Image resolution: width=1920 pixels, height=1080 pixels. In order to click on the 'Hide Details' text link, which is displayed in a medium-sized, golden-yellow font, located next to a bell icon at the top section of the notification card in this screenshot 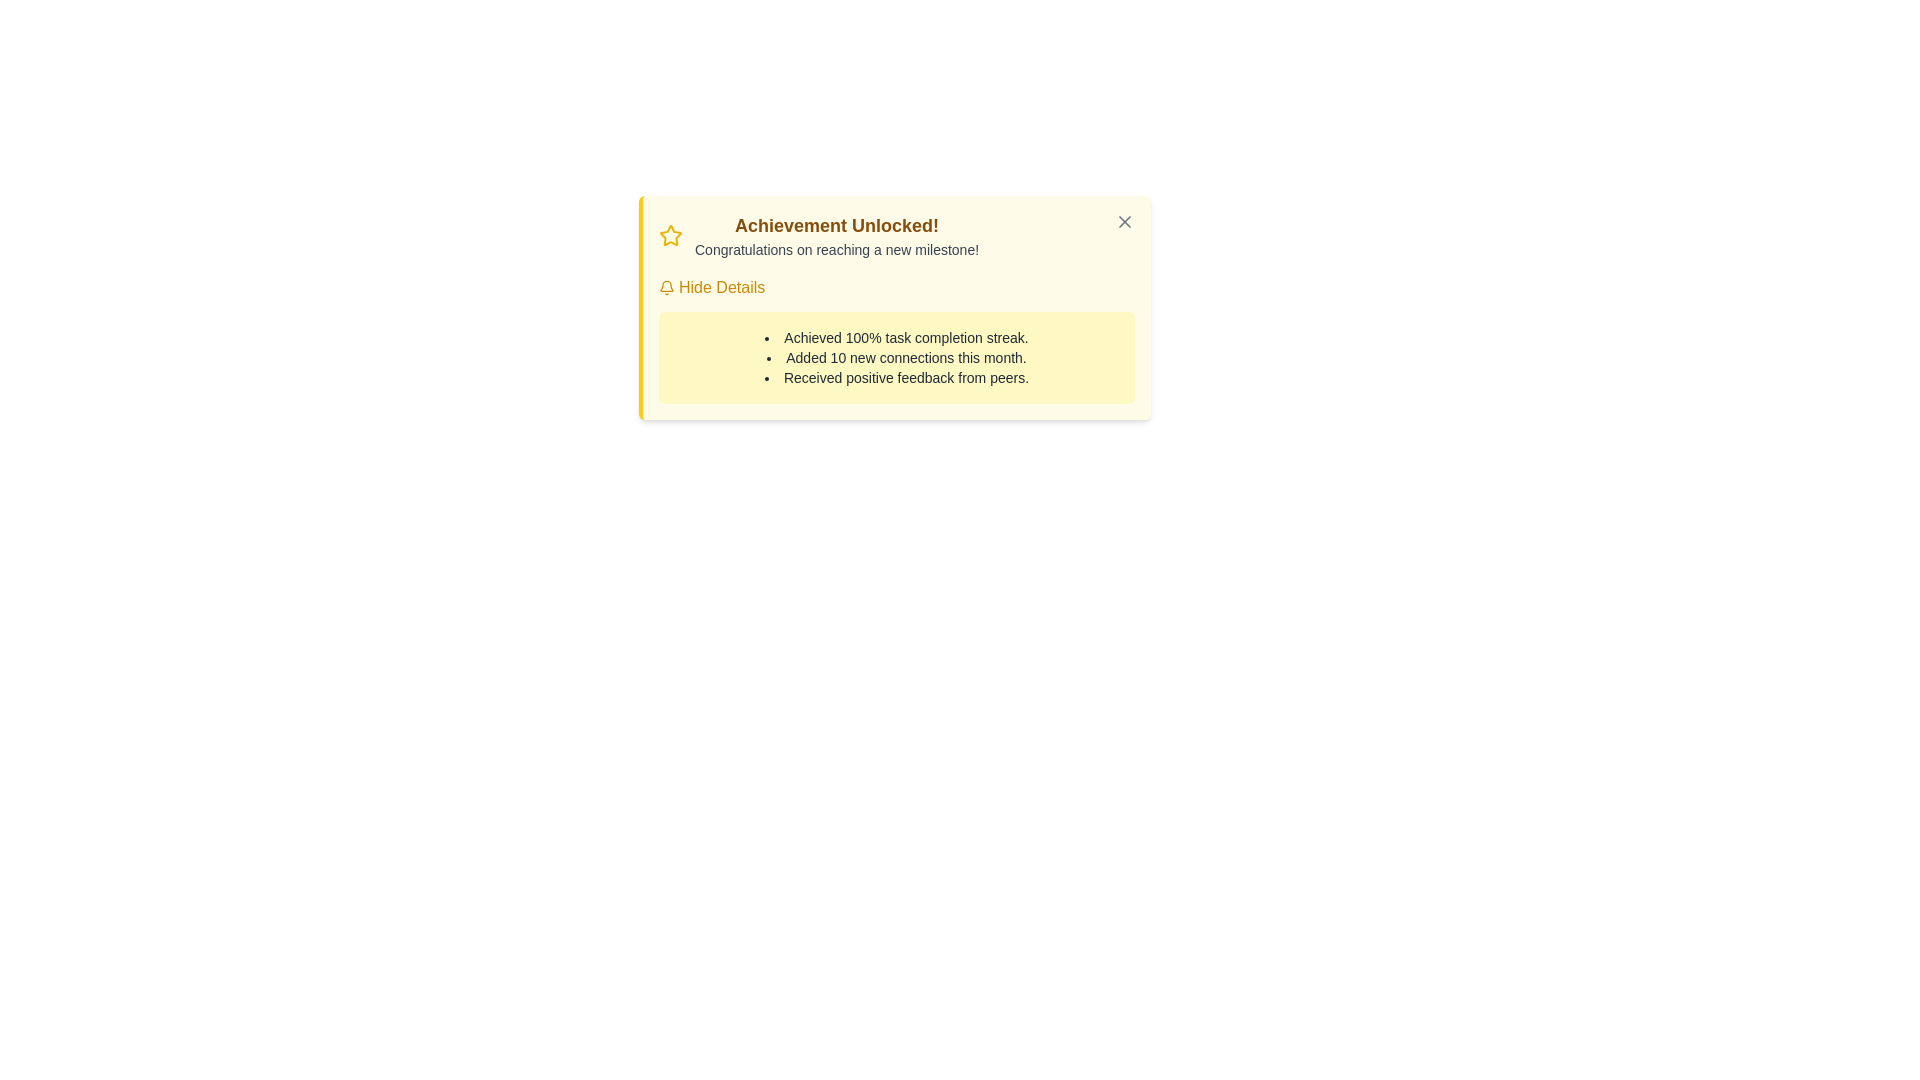, I will do `click(720, 288)`.